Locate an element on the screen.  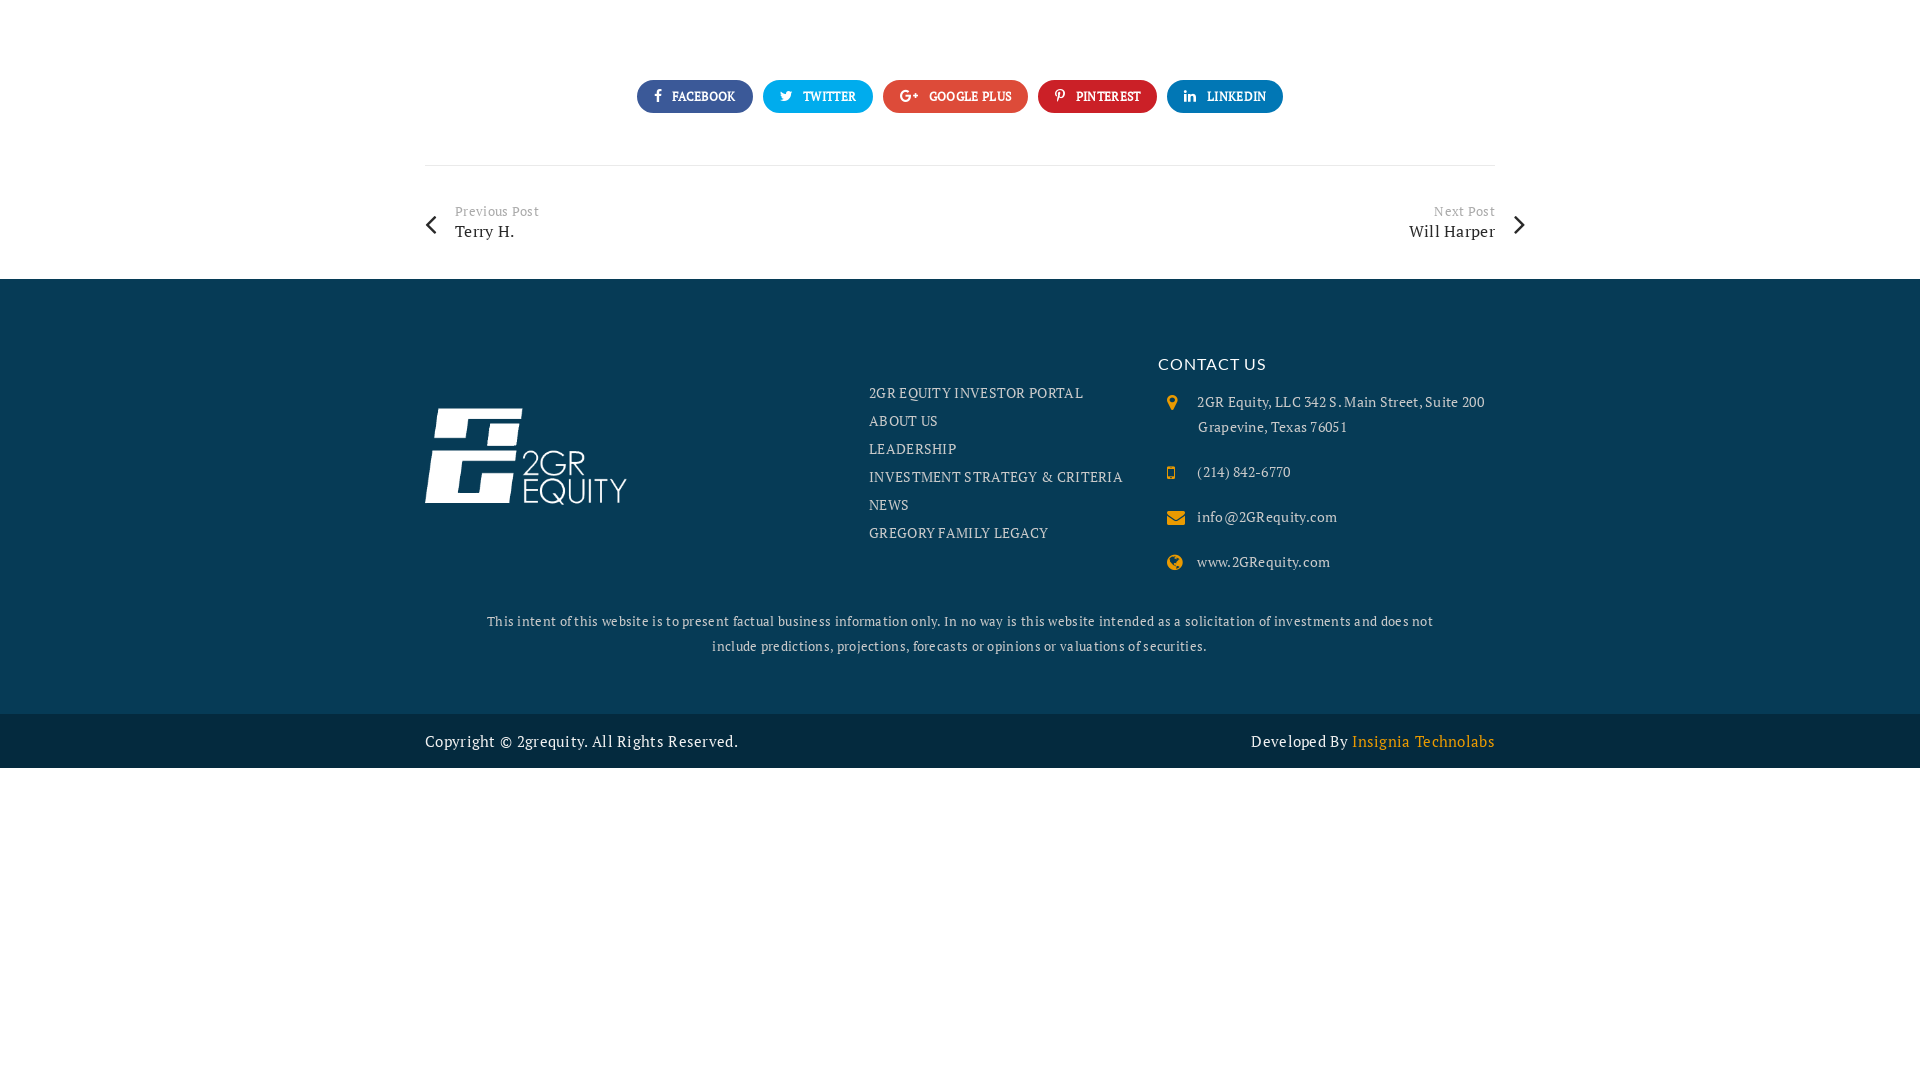
'INVESTORS' is located at coordinates (1789, 39).